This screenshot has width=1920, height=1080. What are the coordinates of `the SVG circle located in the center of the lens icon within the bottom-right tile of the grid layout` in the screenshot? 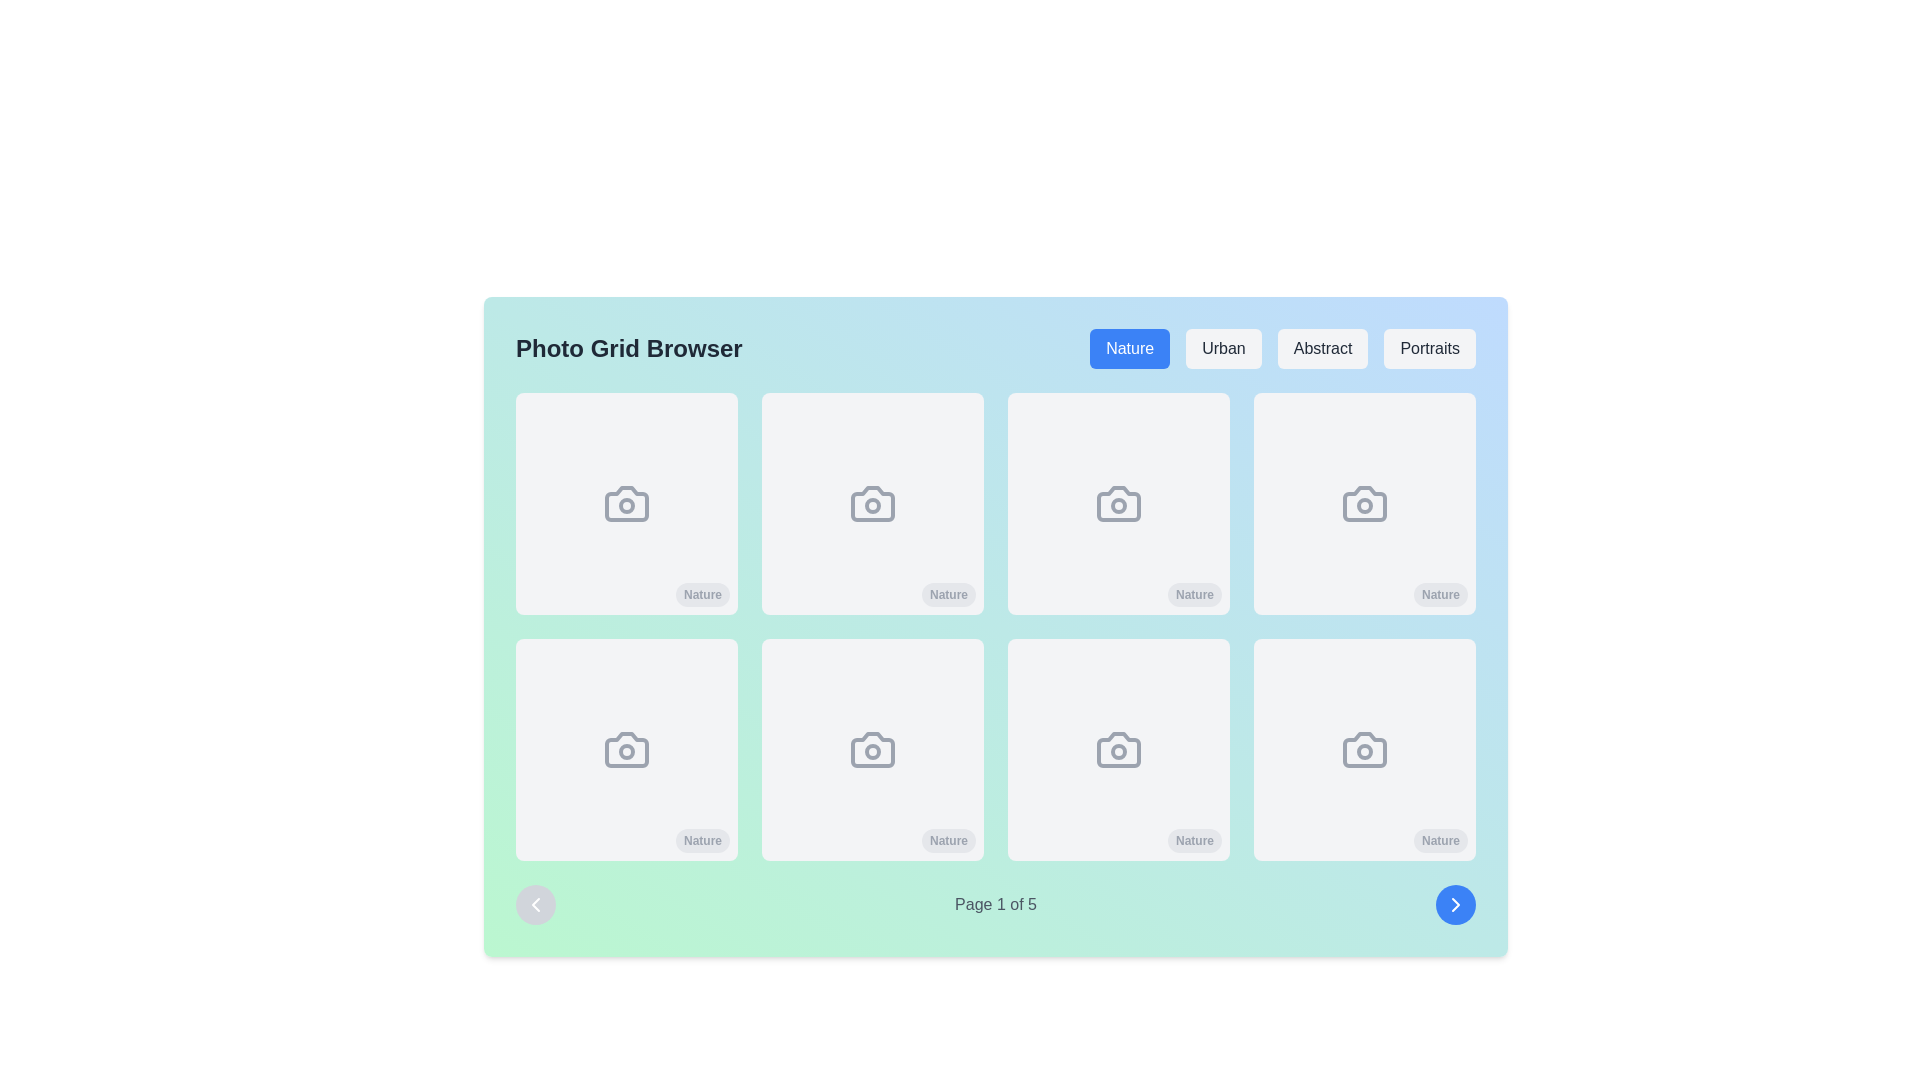 It's located at (1117, 752).